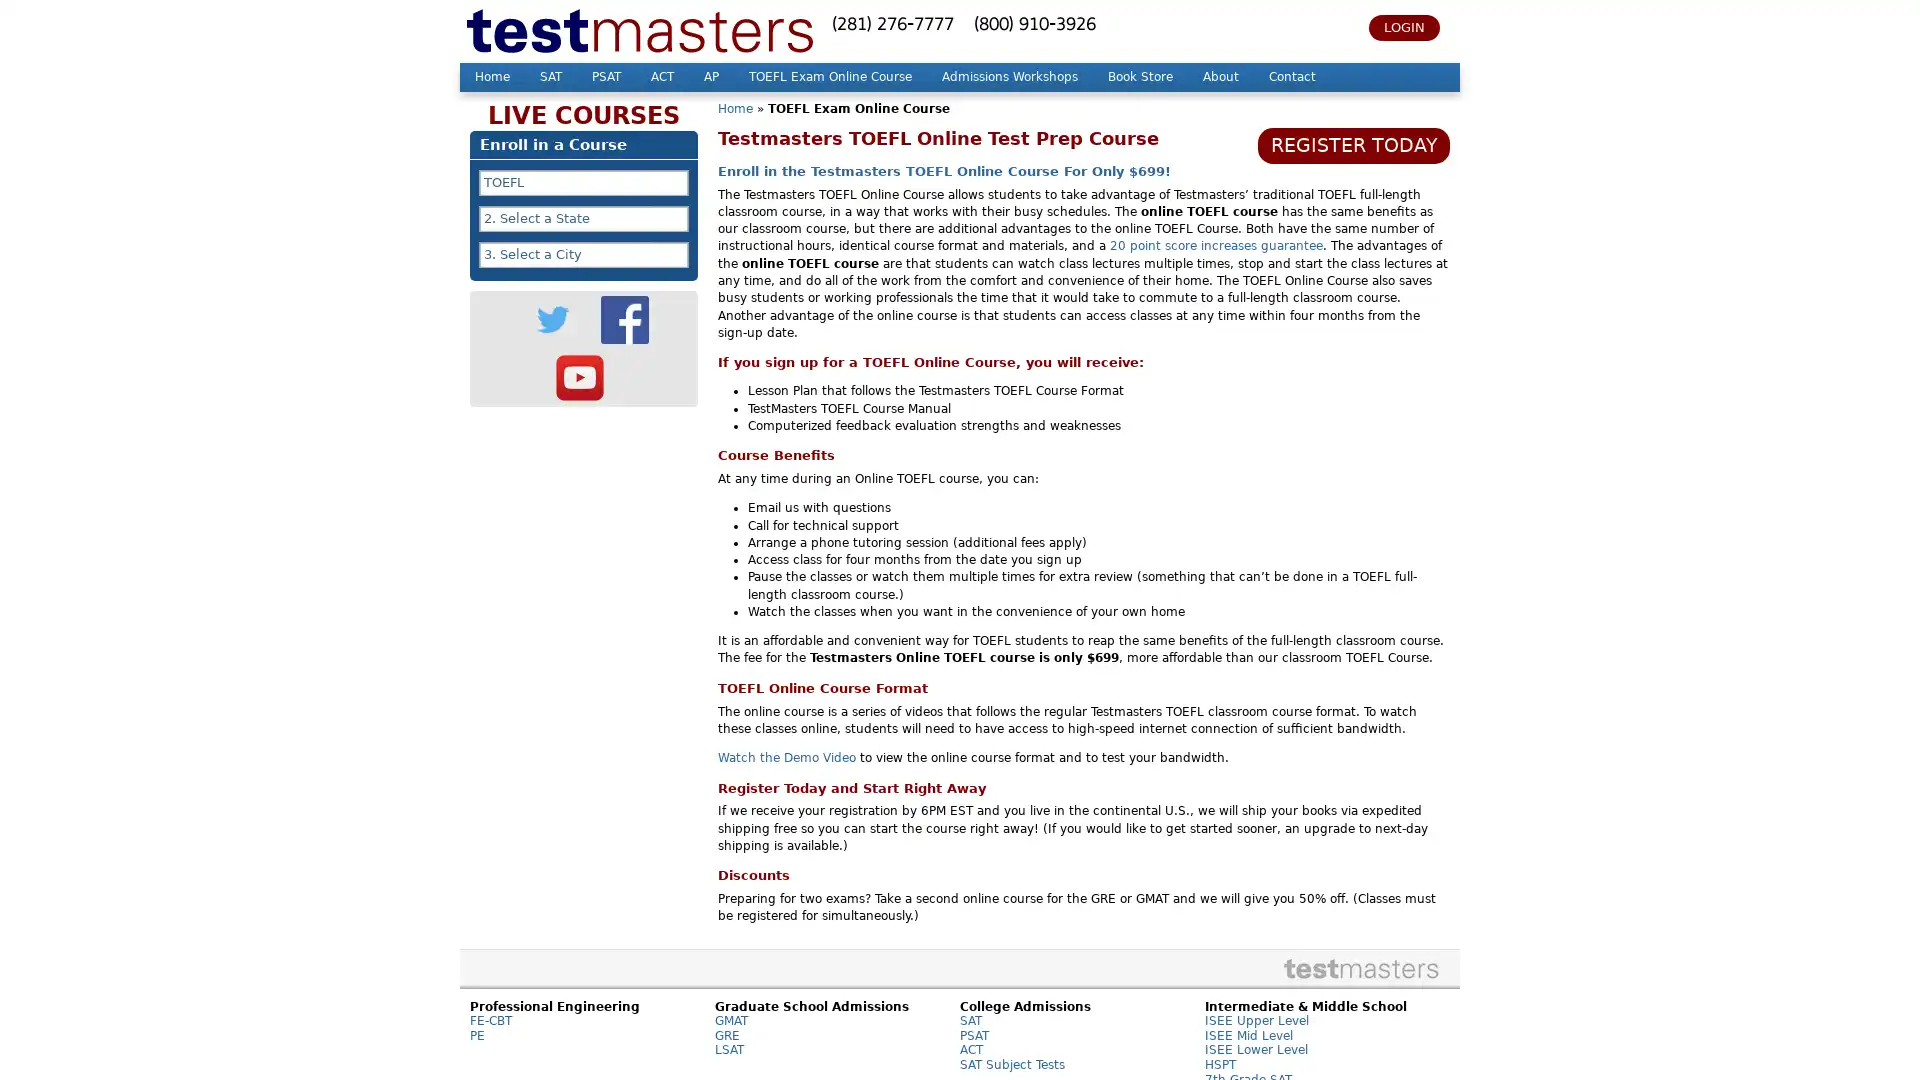 The width and height of the screenshot is (1920, 1080). I want to click on TOEFL, so click(583, 182).